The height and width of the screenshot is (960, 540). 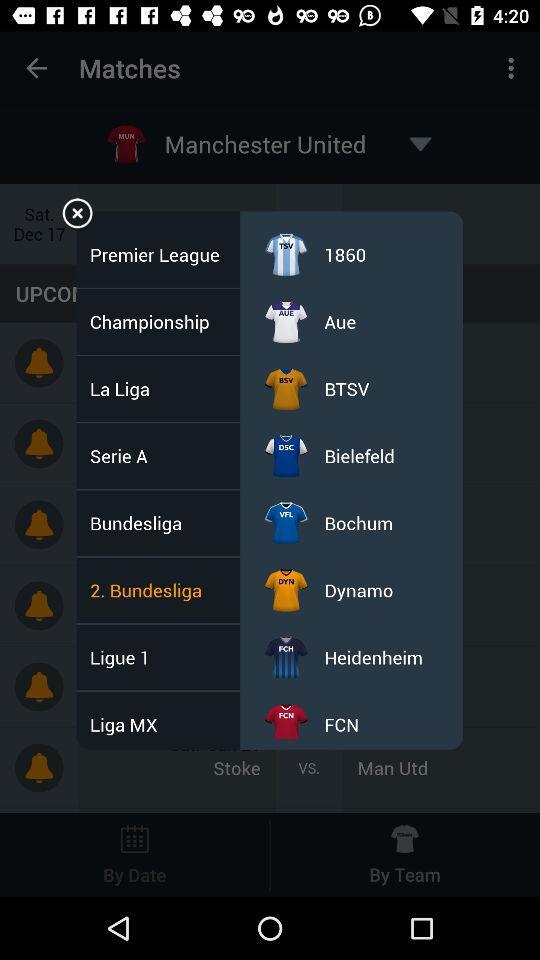 What do you see at coordinates (151, 590) in the screenshot?
I see `the icon above ligue 1` at bounding box center [151, 590].